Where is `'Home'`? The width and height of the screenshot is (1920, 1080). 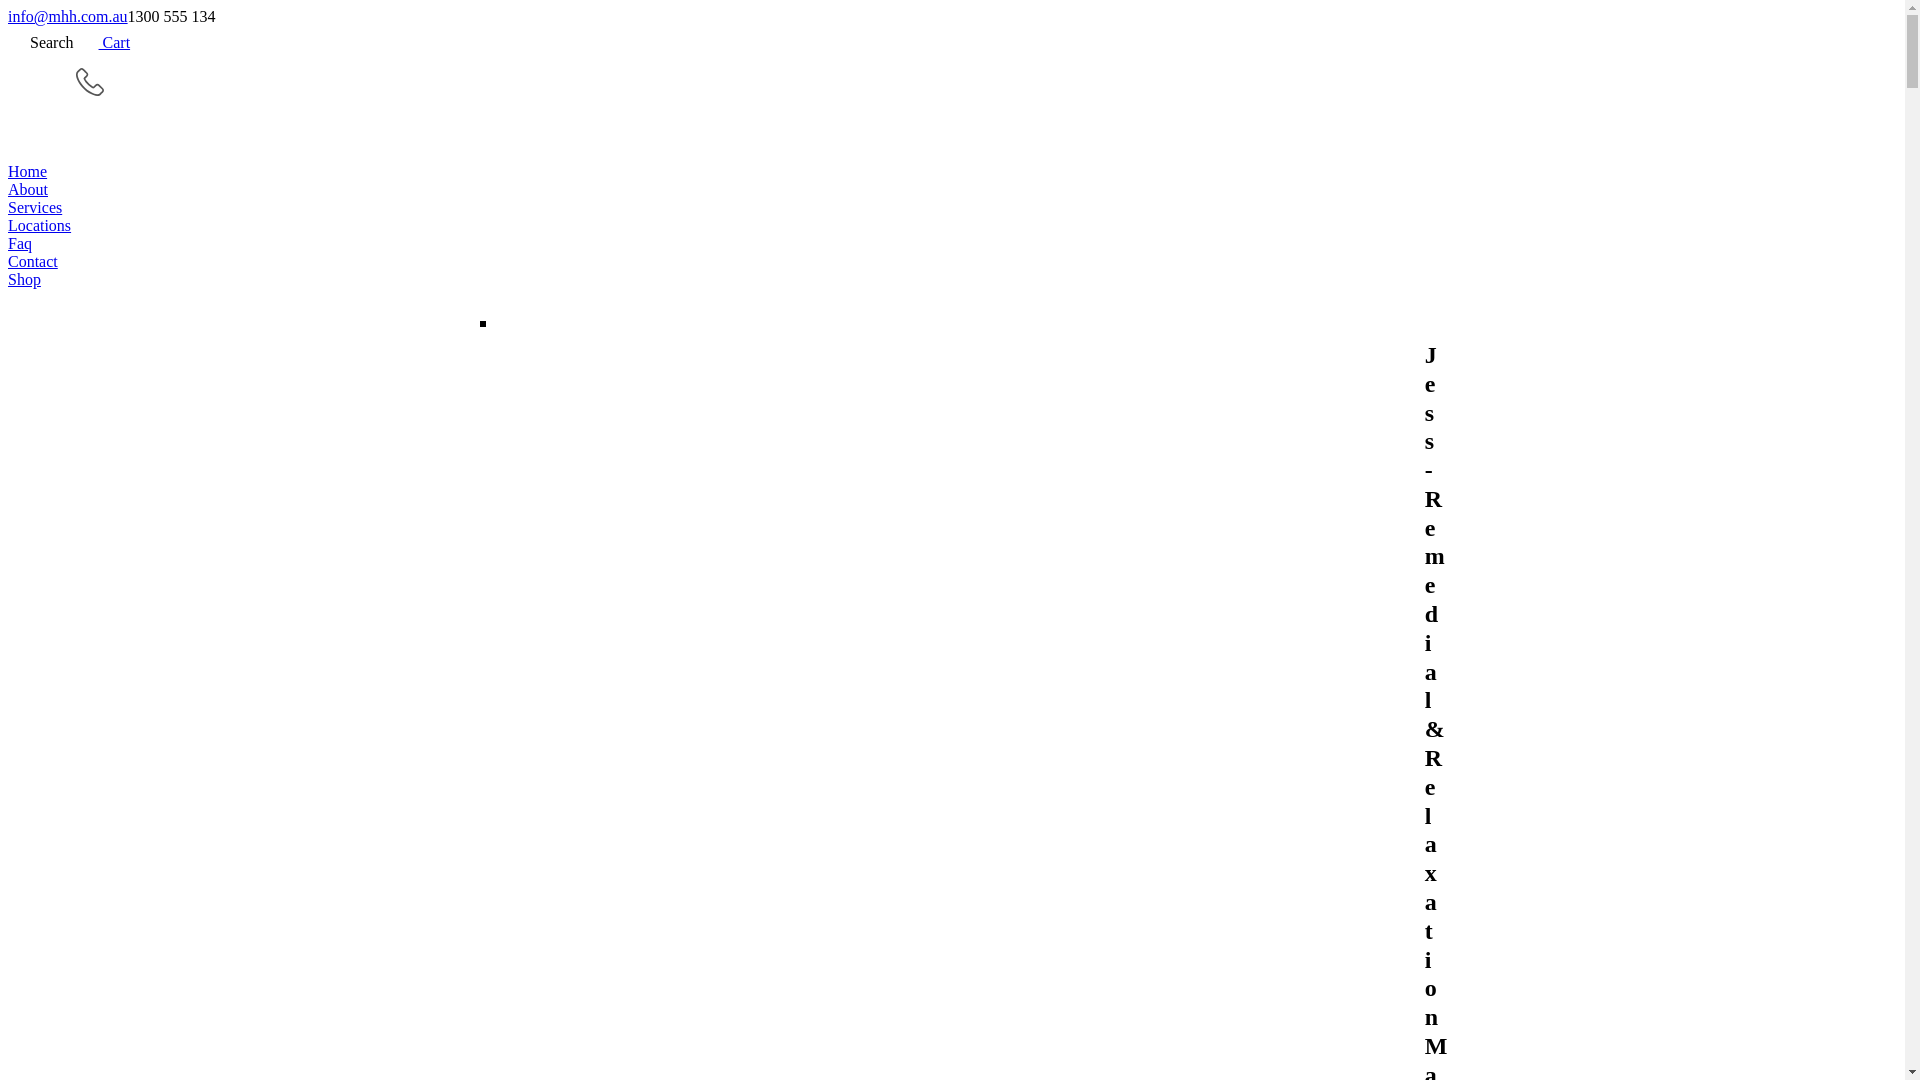 'Home' is located at coordinates (951, 171).